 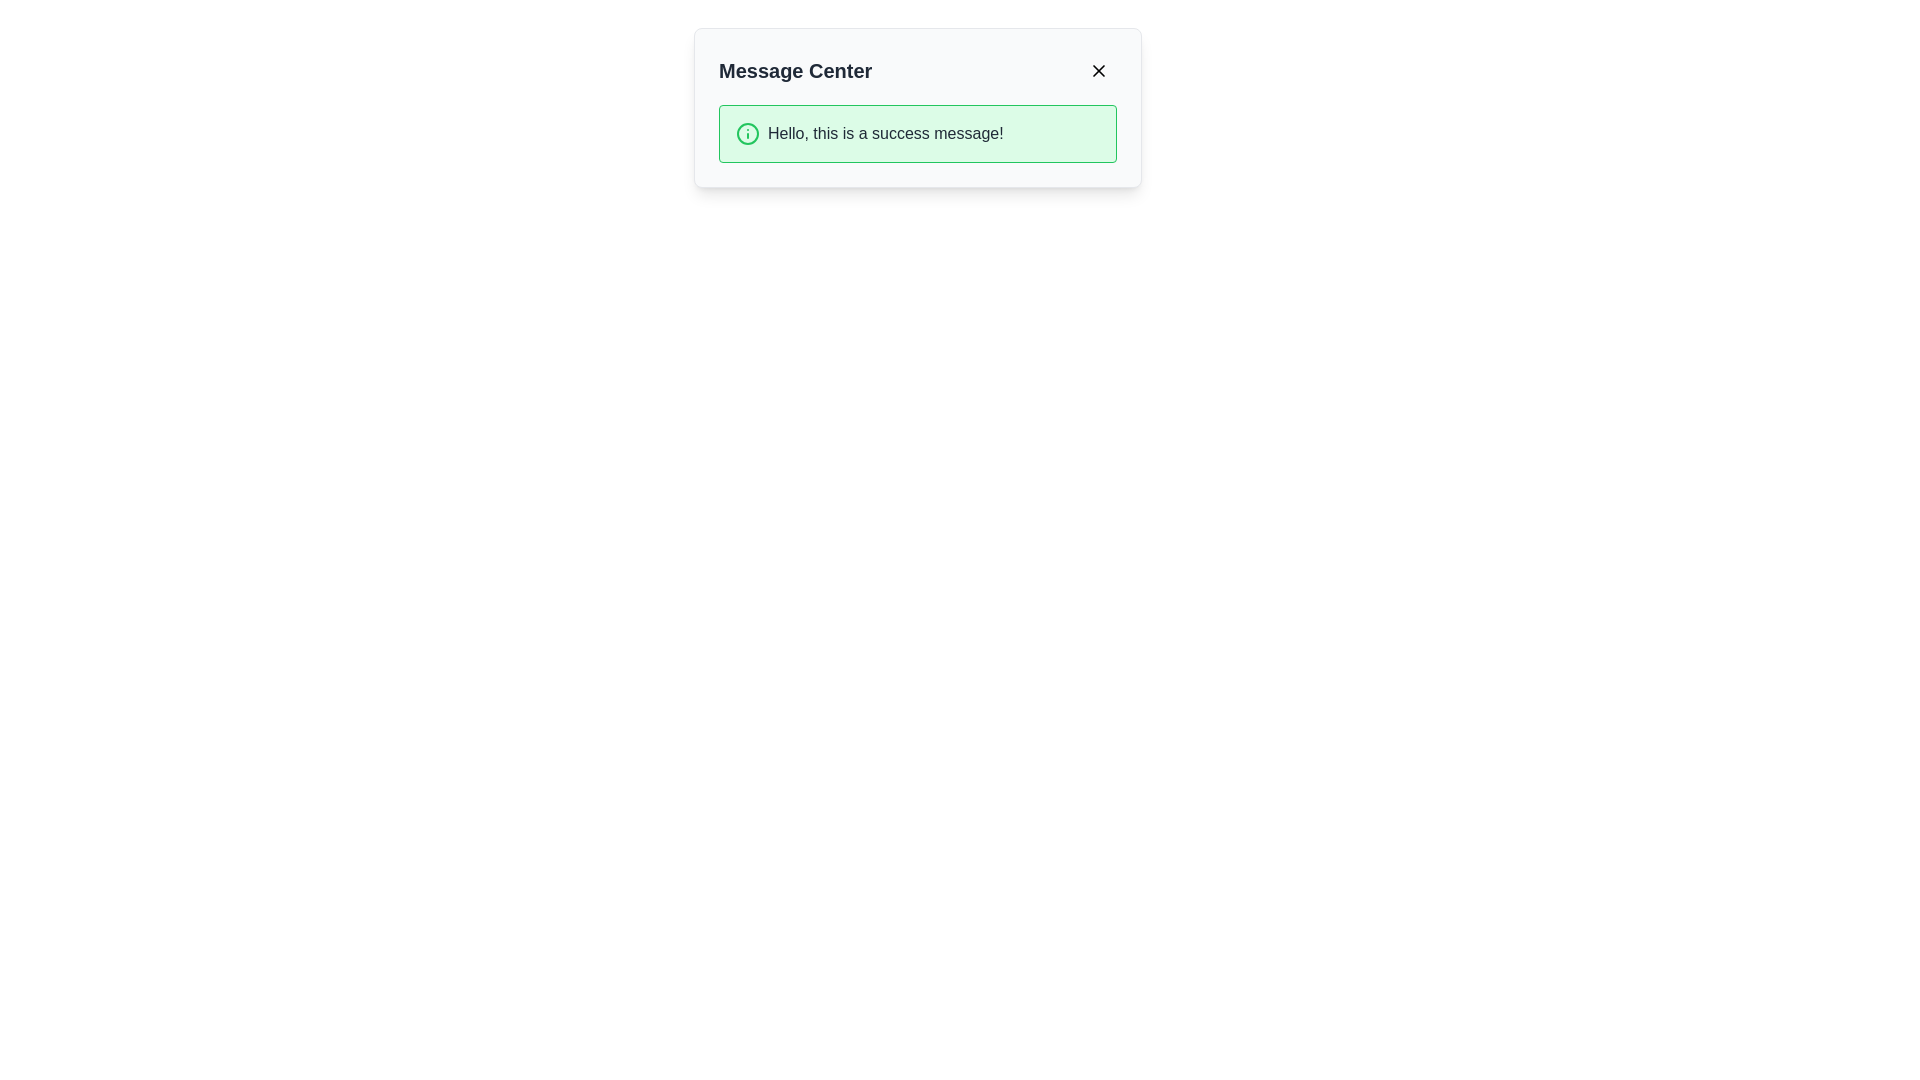 I want to click on the 'Message Center' label, which is a bold and large text label located at the top-left corner of a rectangular modal window, so click(x=794, y=69).